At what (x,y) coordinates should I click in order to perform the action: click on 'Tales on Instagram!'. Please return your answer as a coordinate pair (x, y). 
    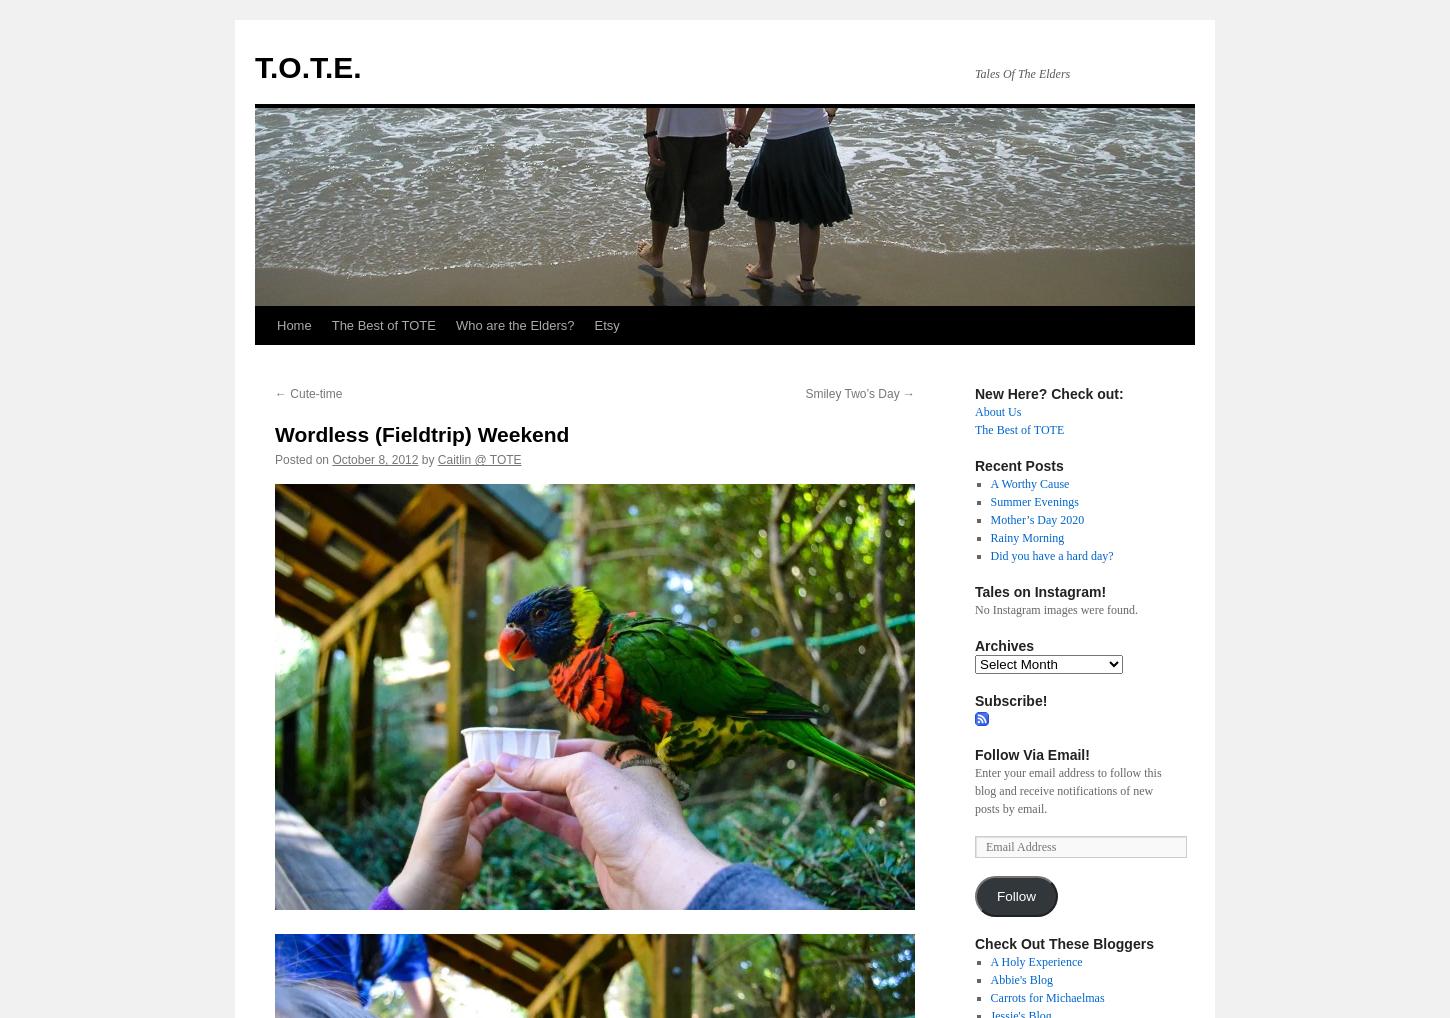
    Looking at the image, I should click on (974, 591).